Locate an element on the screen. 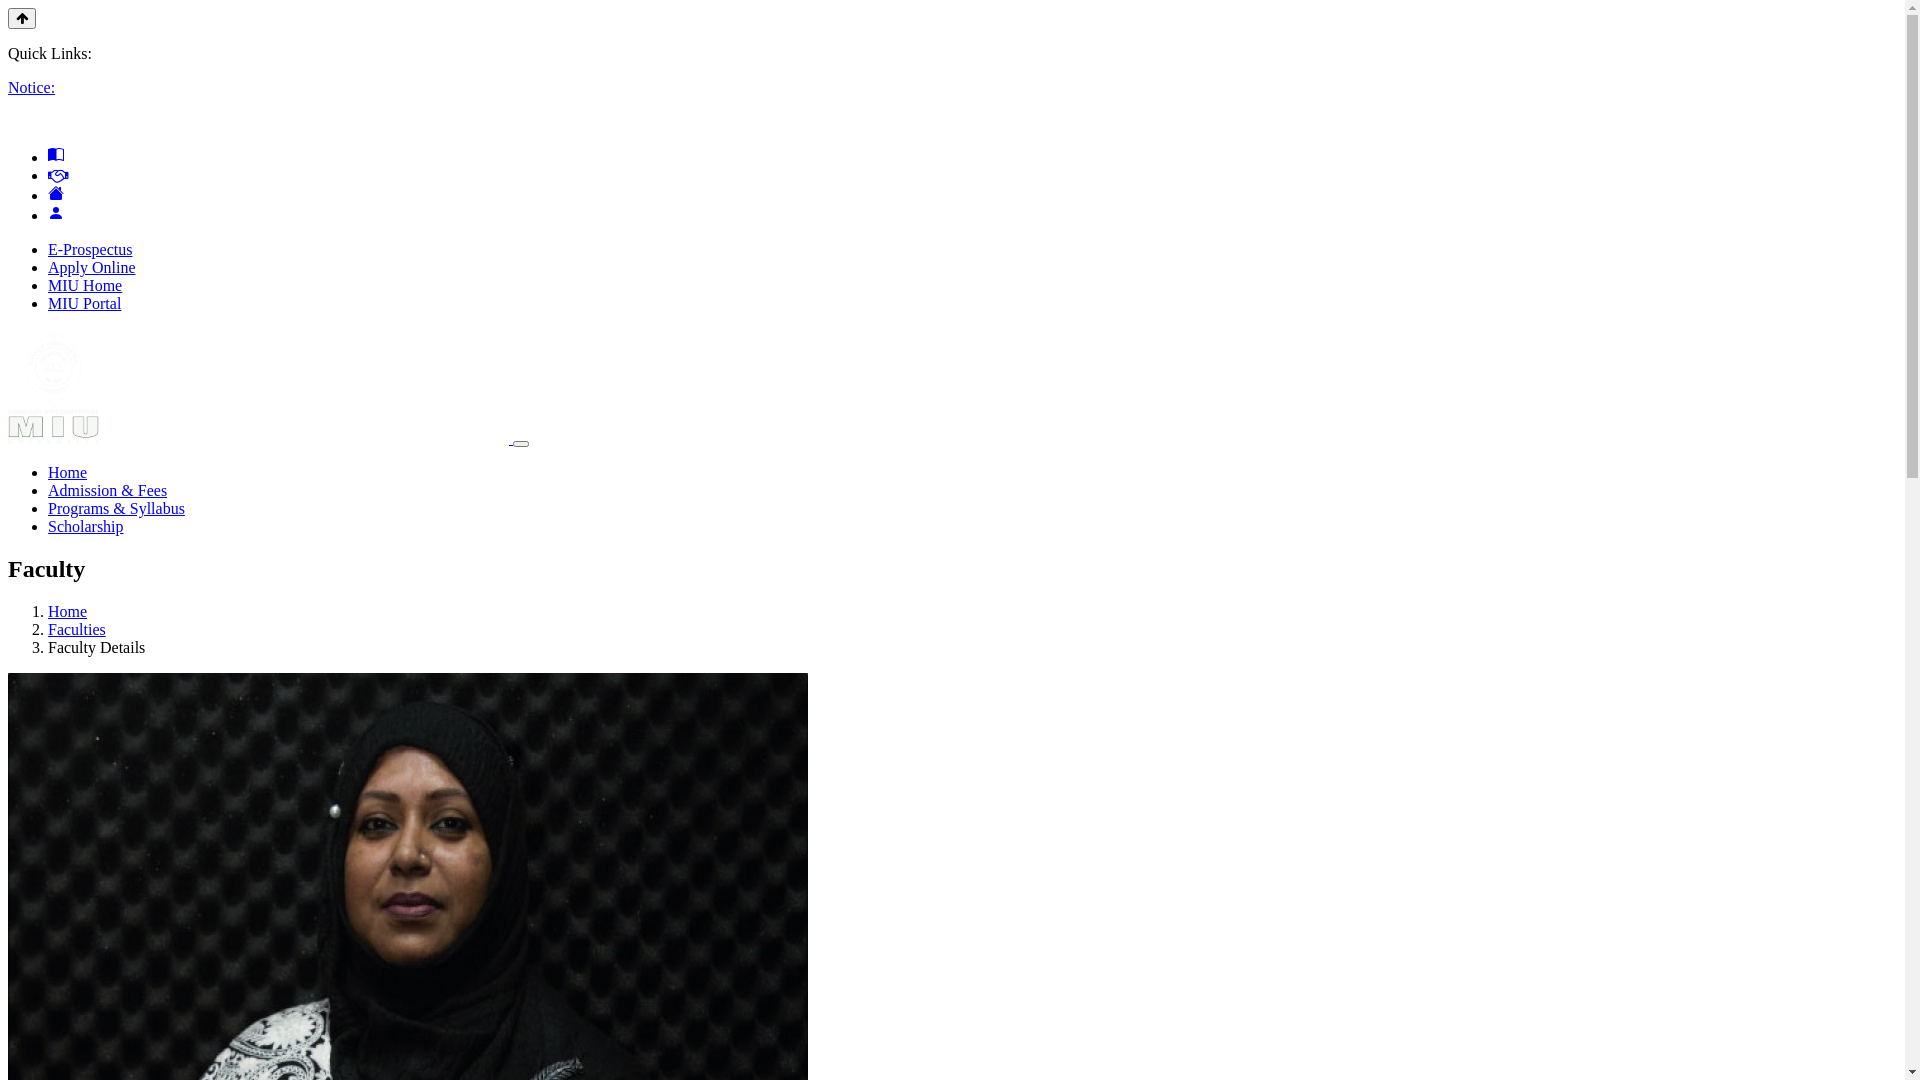  'Faculties' is located at coordinates (76, 628).